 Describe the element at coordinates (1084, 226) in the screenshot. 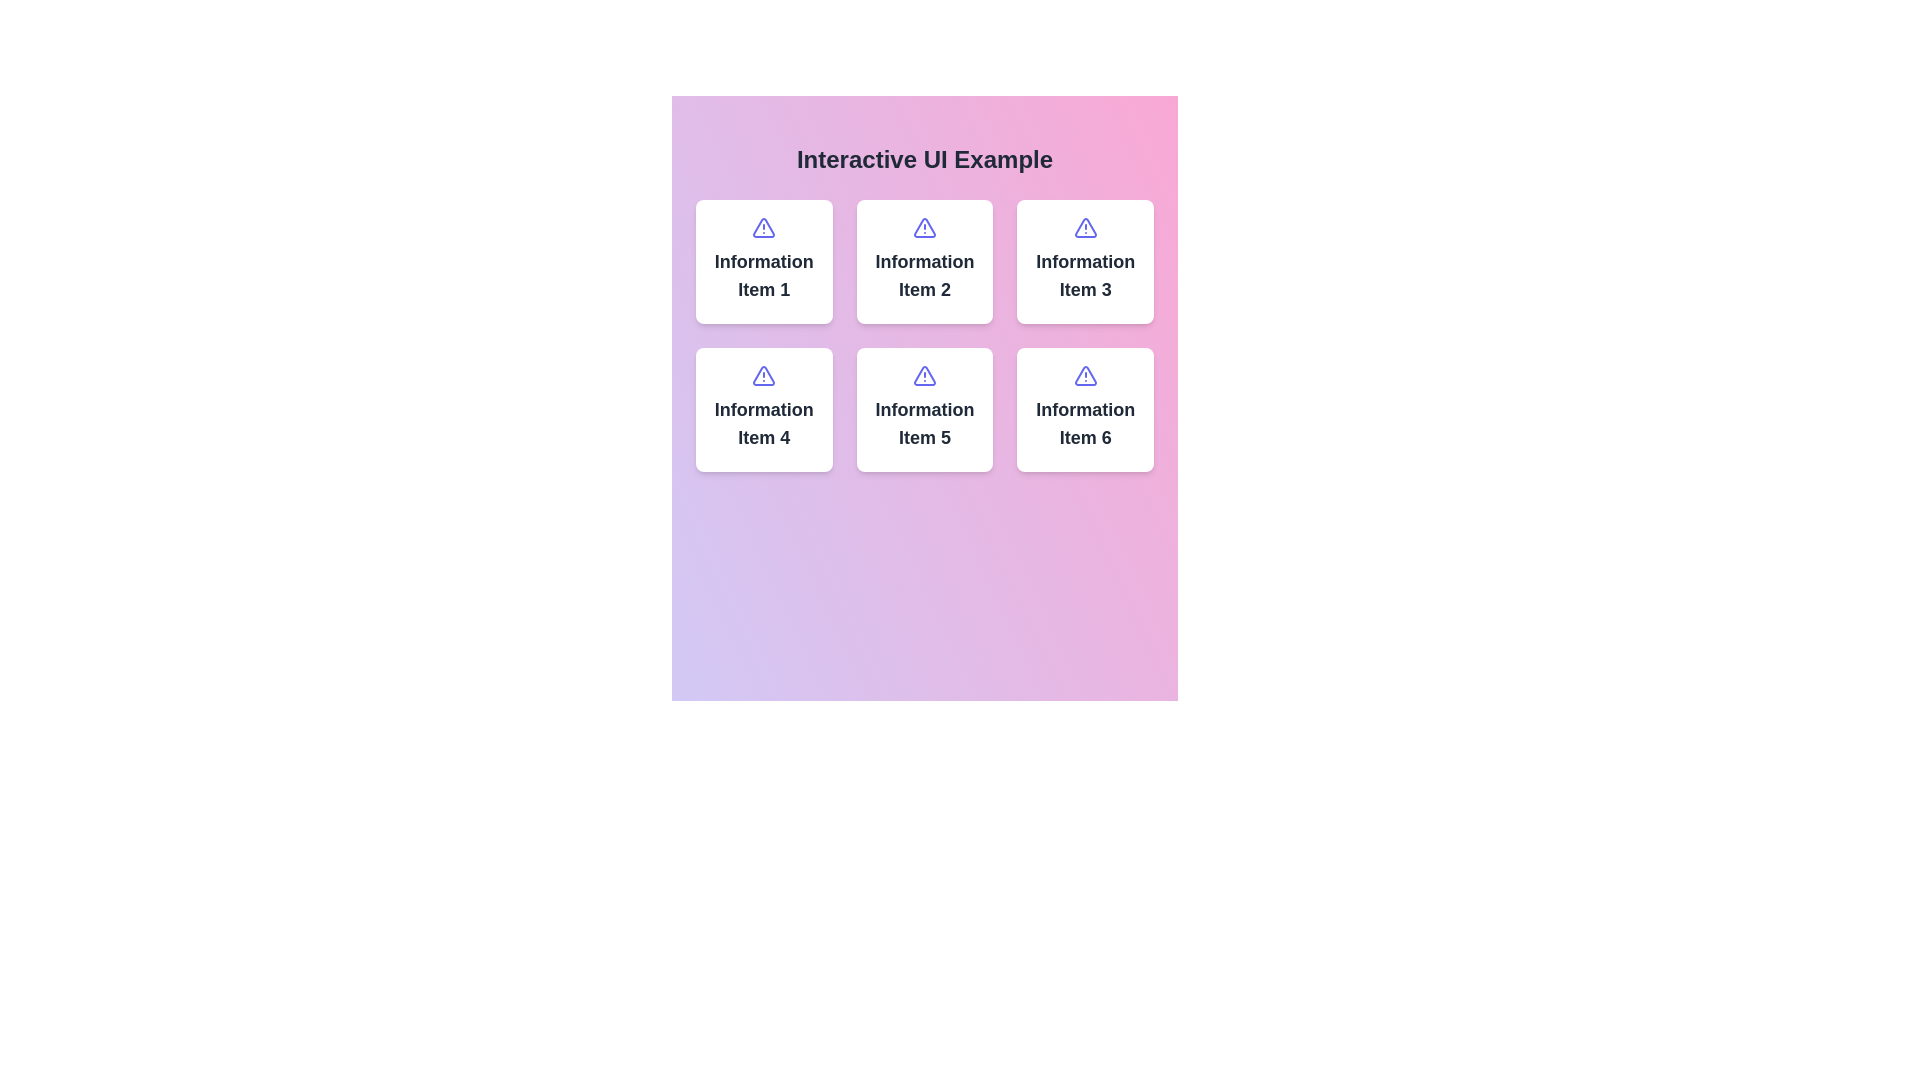

I see `the triangular warning alert icon located in the top-center of the card labeled 'Information Item 3'` at that location.